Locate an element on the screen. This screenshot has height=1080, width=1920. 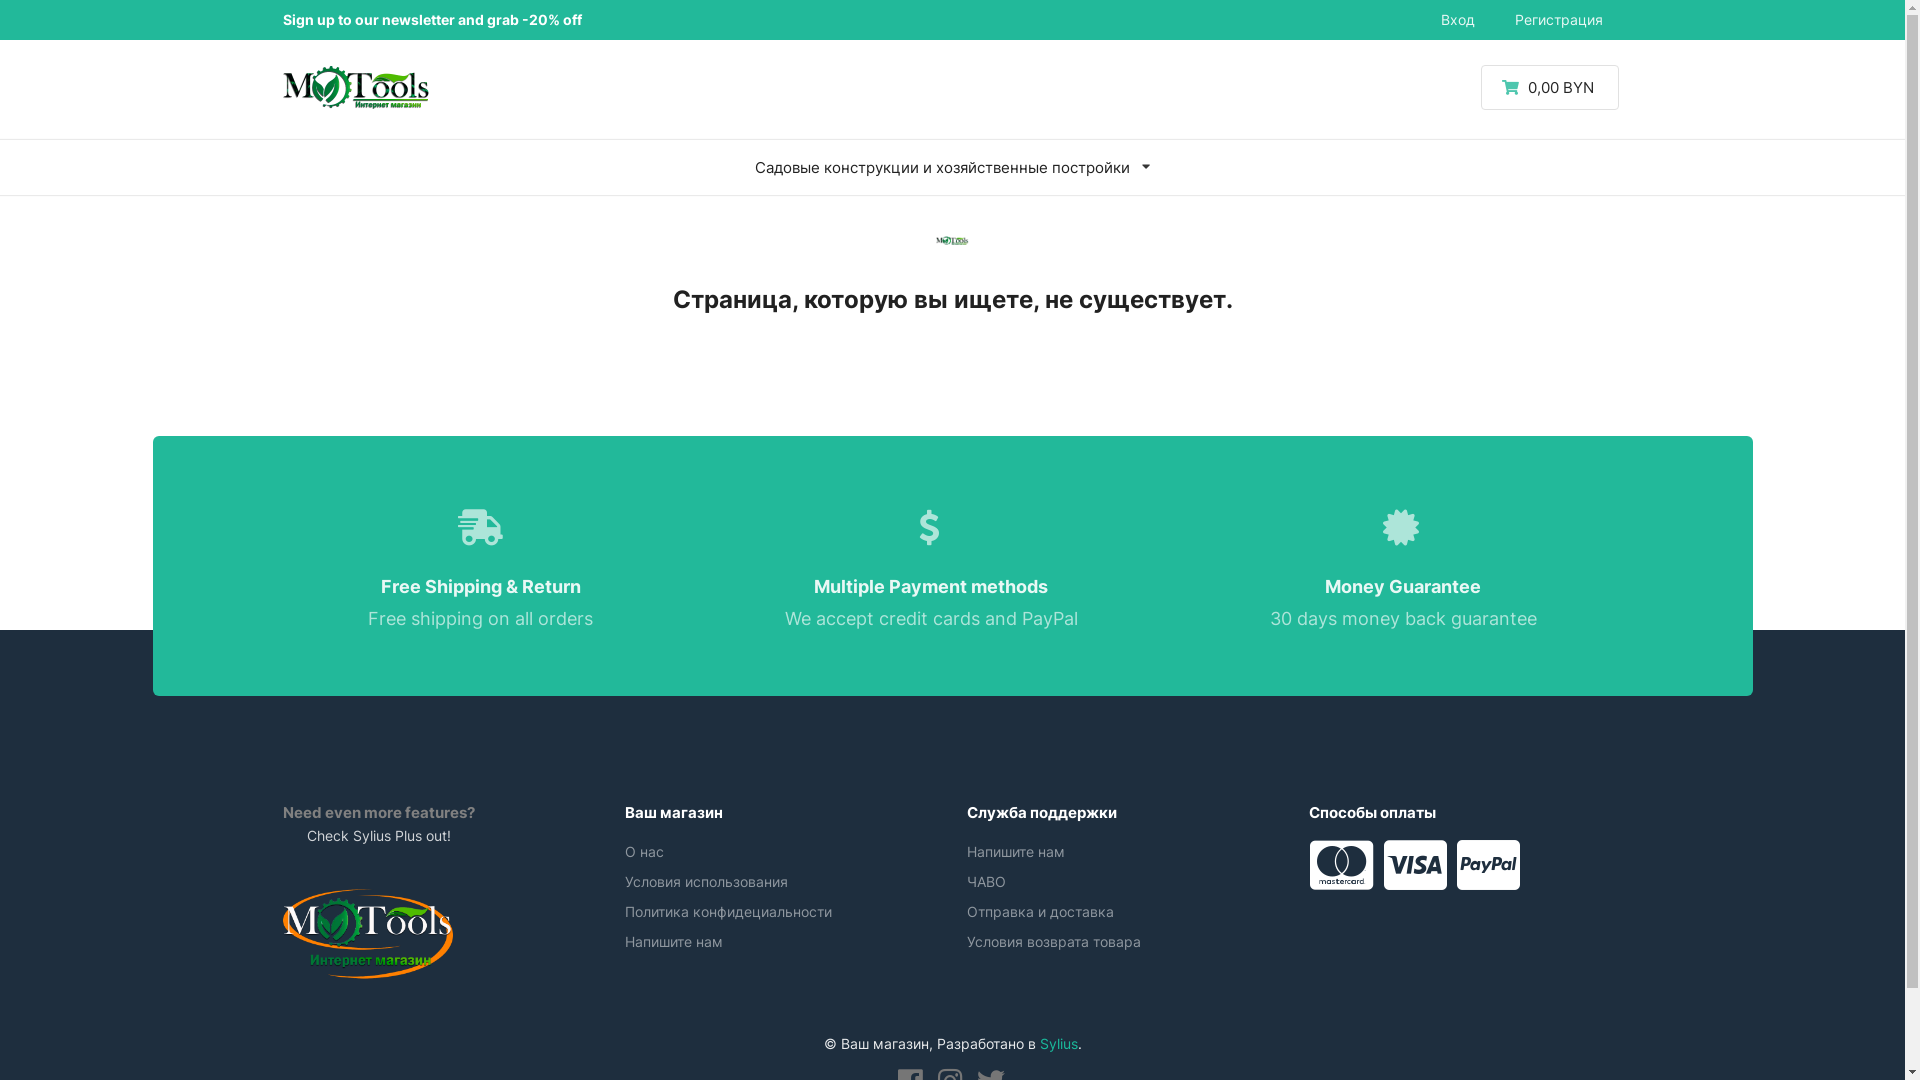
'Sylius' is located at coordinates (1058, 1042).